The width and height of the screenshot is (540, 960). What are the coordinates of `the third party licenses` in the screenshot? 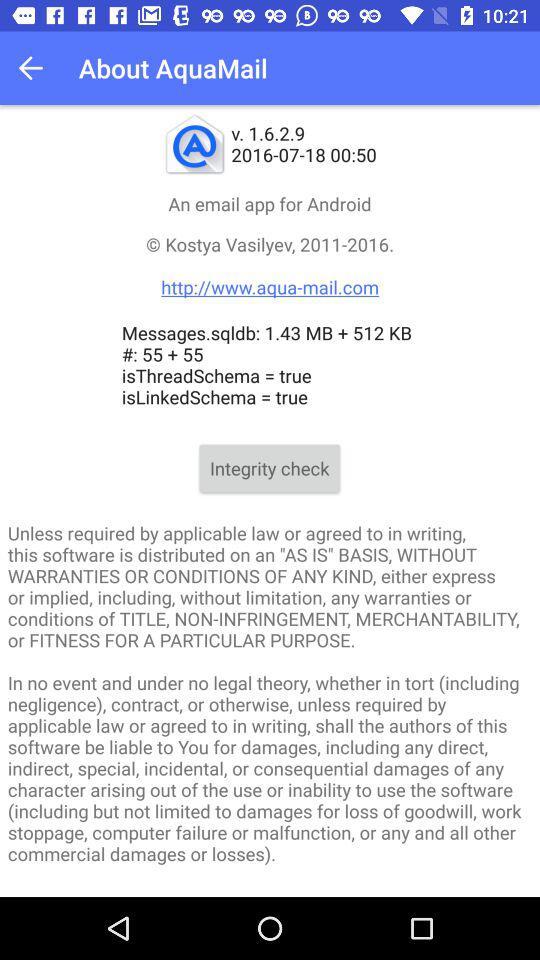 It's located at (269, 891).